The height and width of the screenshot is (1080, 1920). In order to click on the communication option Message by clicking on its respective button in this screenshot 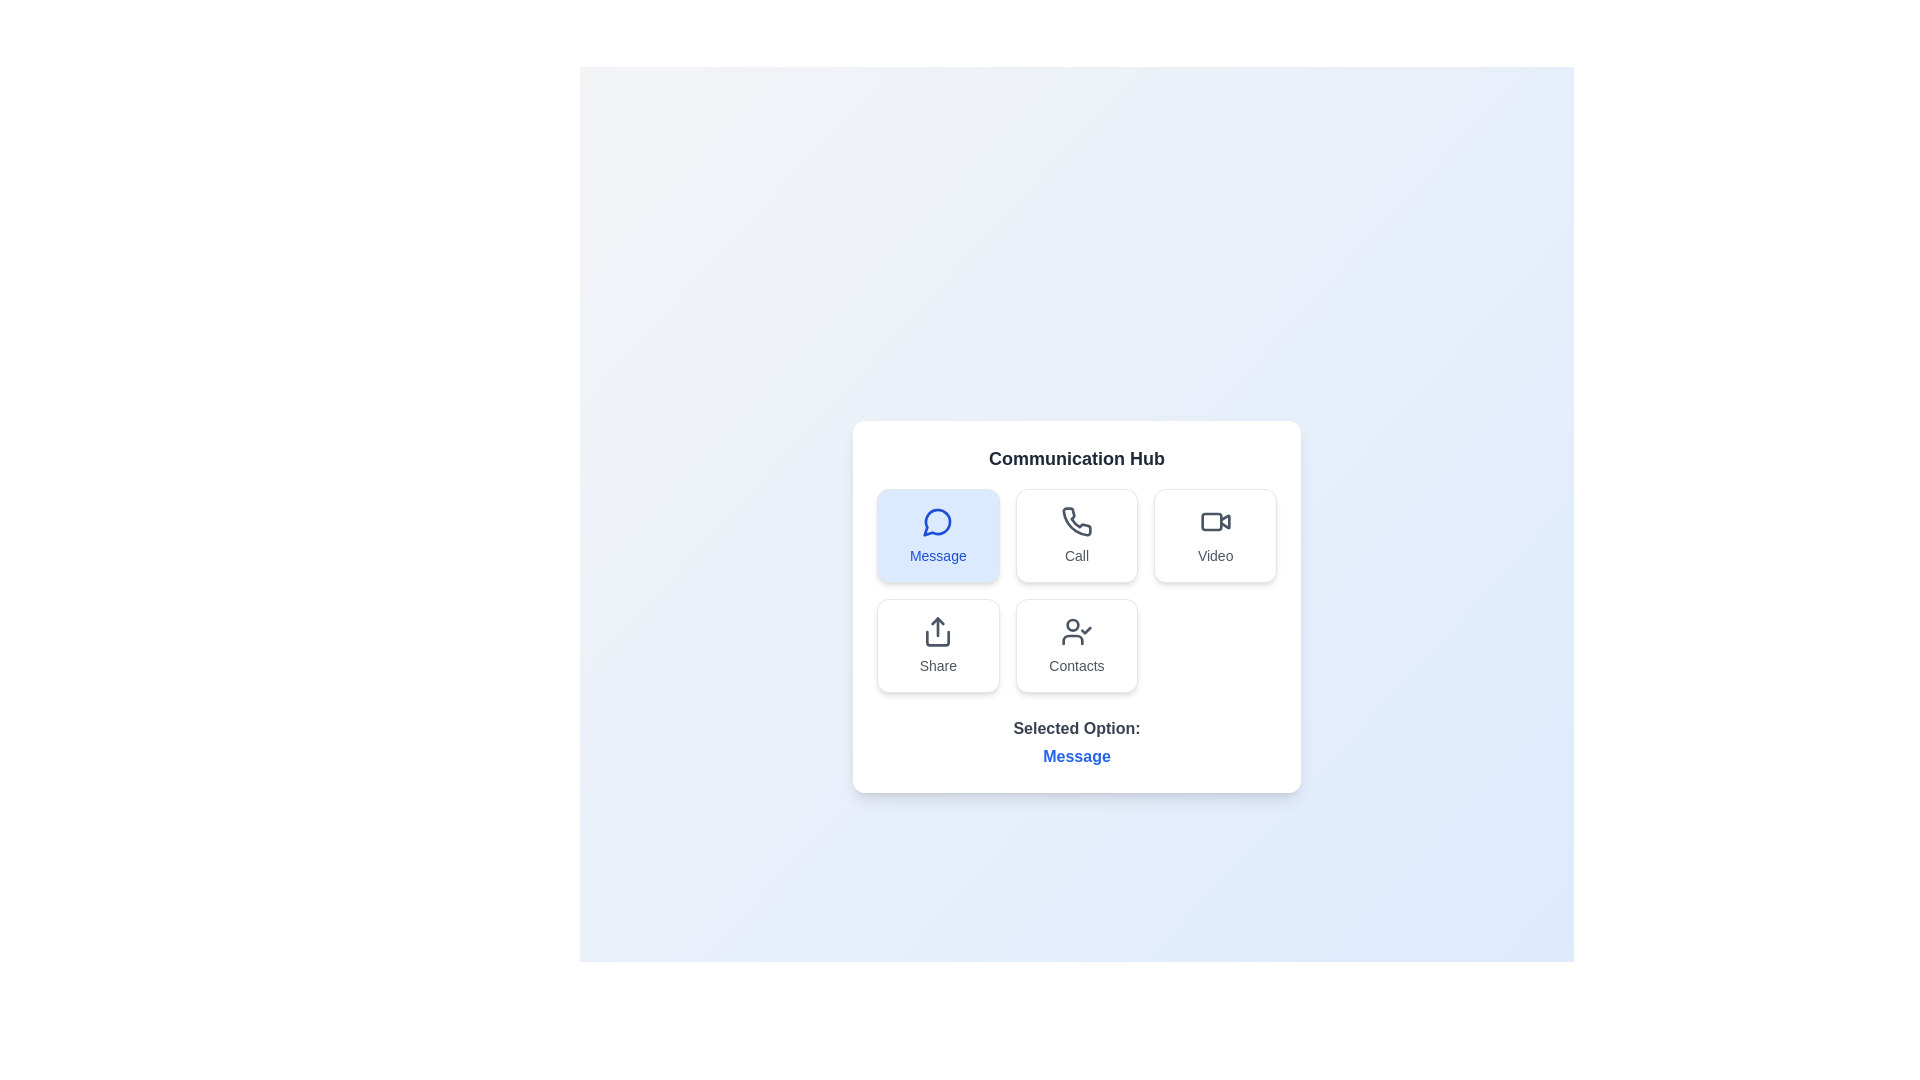, I will do `click(936, 535)`.